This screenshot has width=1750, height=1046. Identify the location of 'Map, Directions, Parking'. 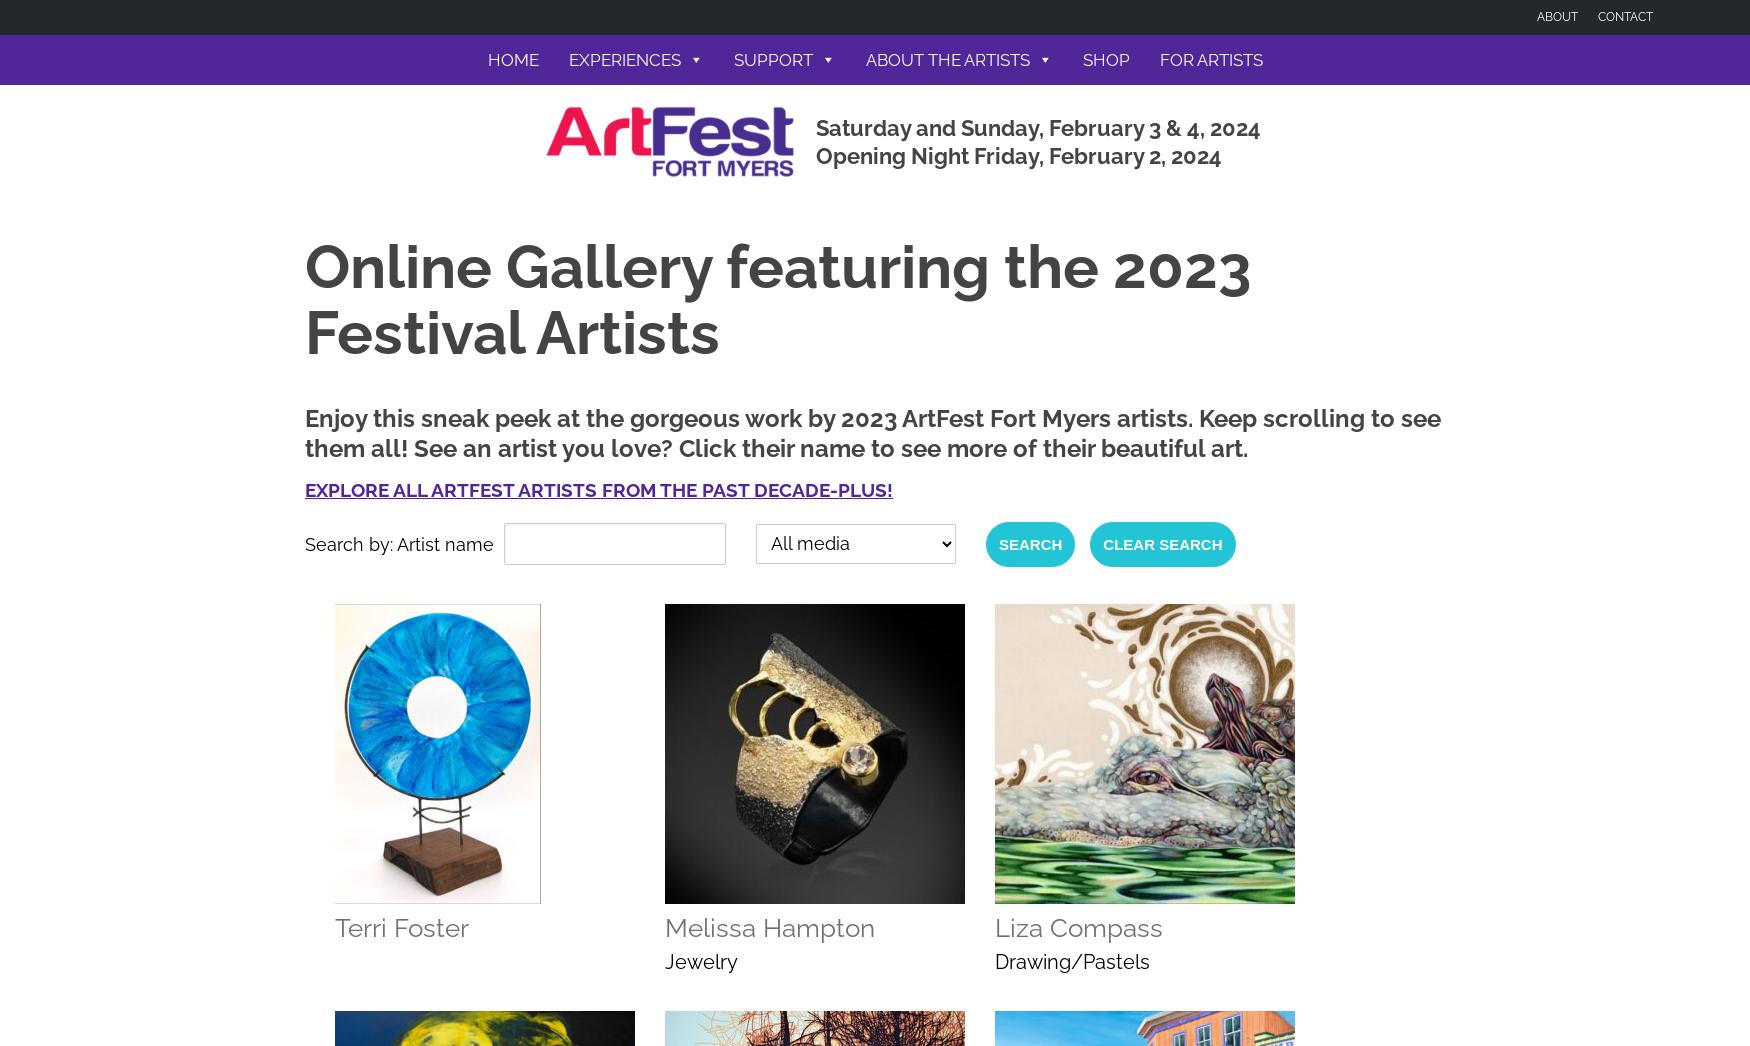
(654, 420).